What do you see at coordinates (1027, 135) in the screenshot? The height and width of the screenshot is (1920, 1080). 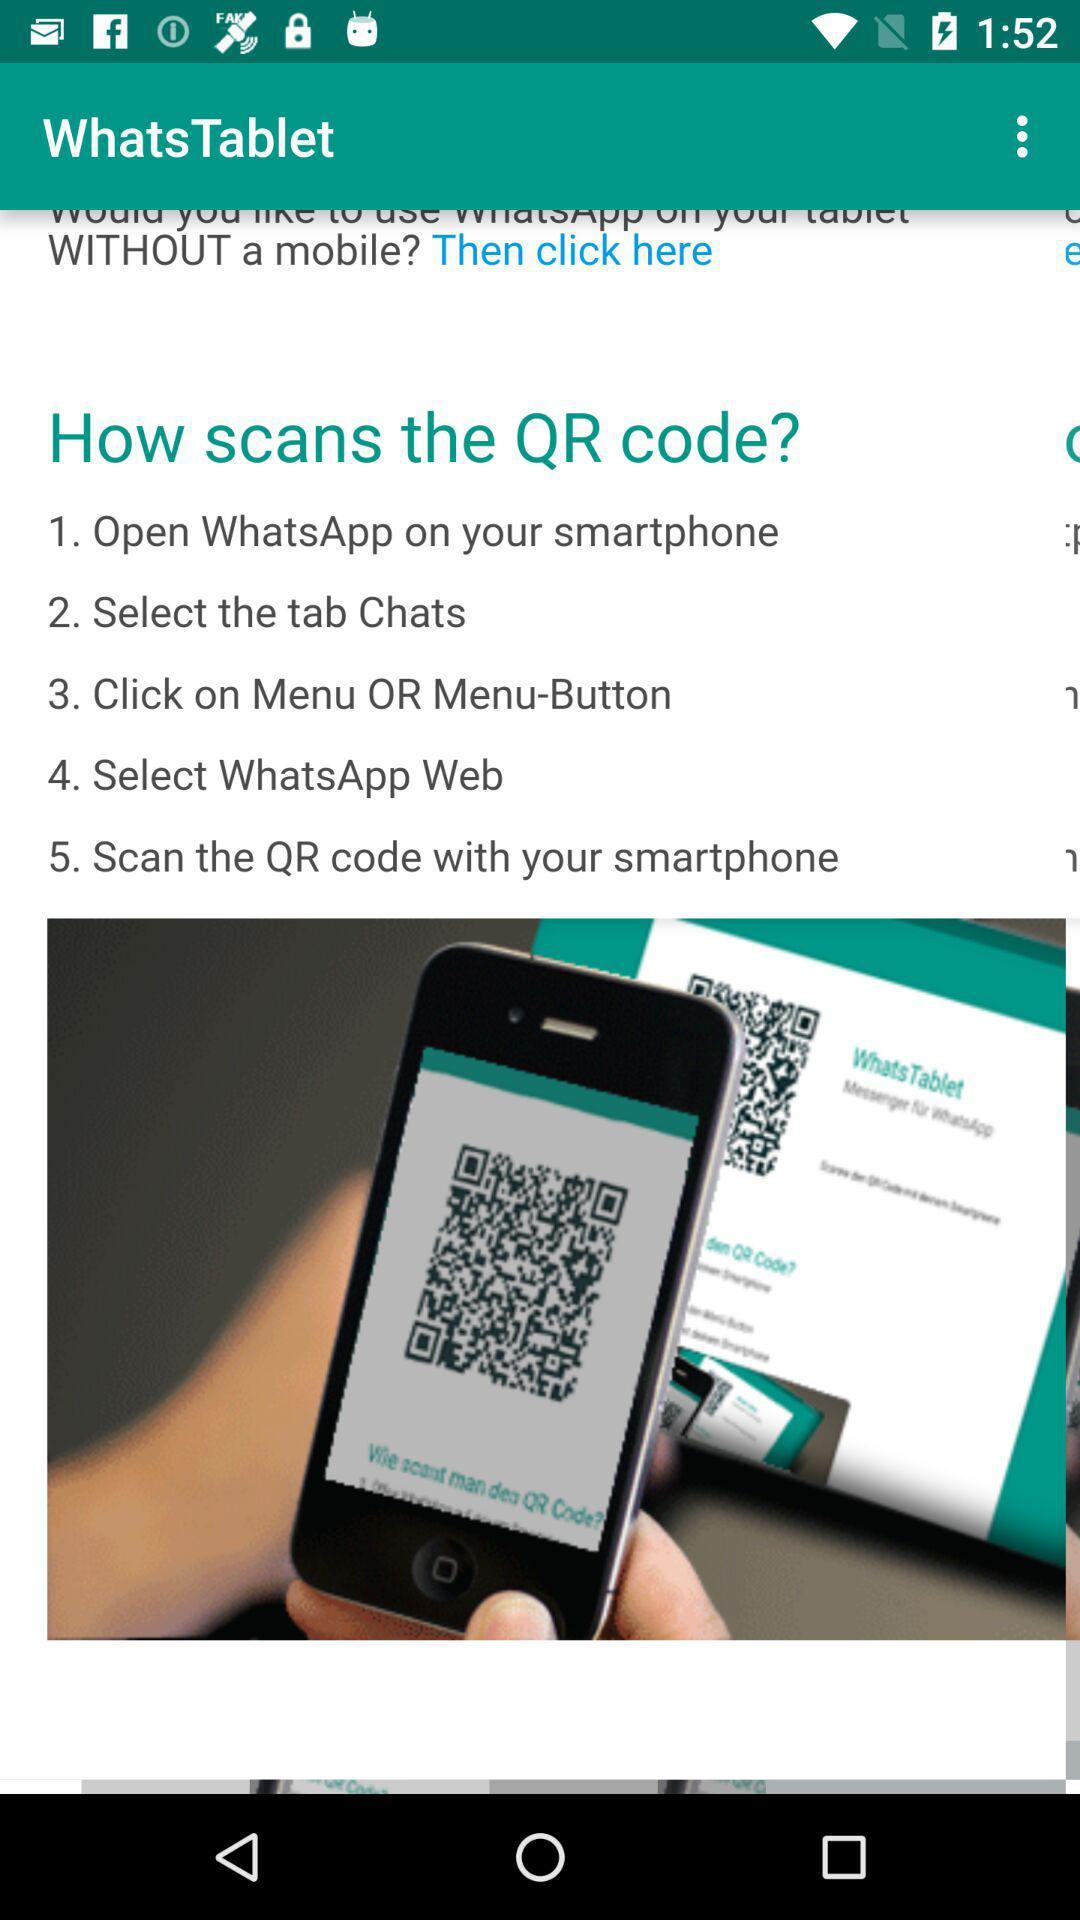 I see `the item at the top right corner` at bounding box center [1027, 135].